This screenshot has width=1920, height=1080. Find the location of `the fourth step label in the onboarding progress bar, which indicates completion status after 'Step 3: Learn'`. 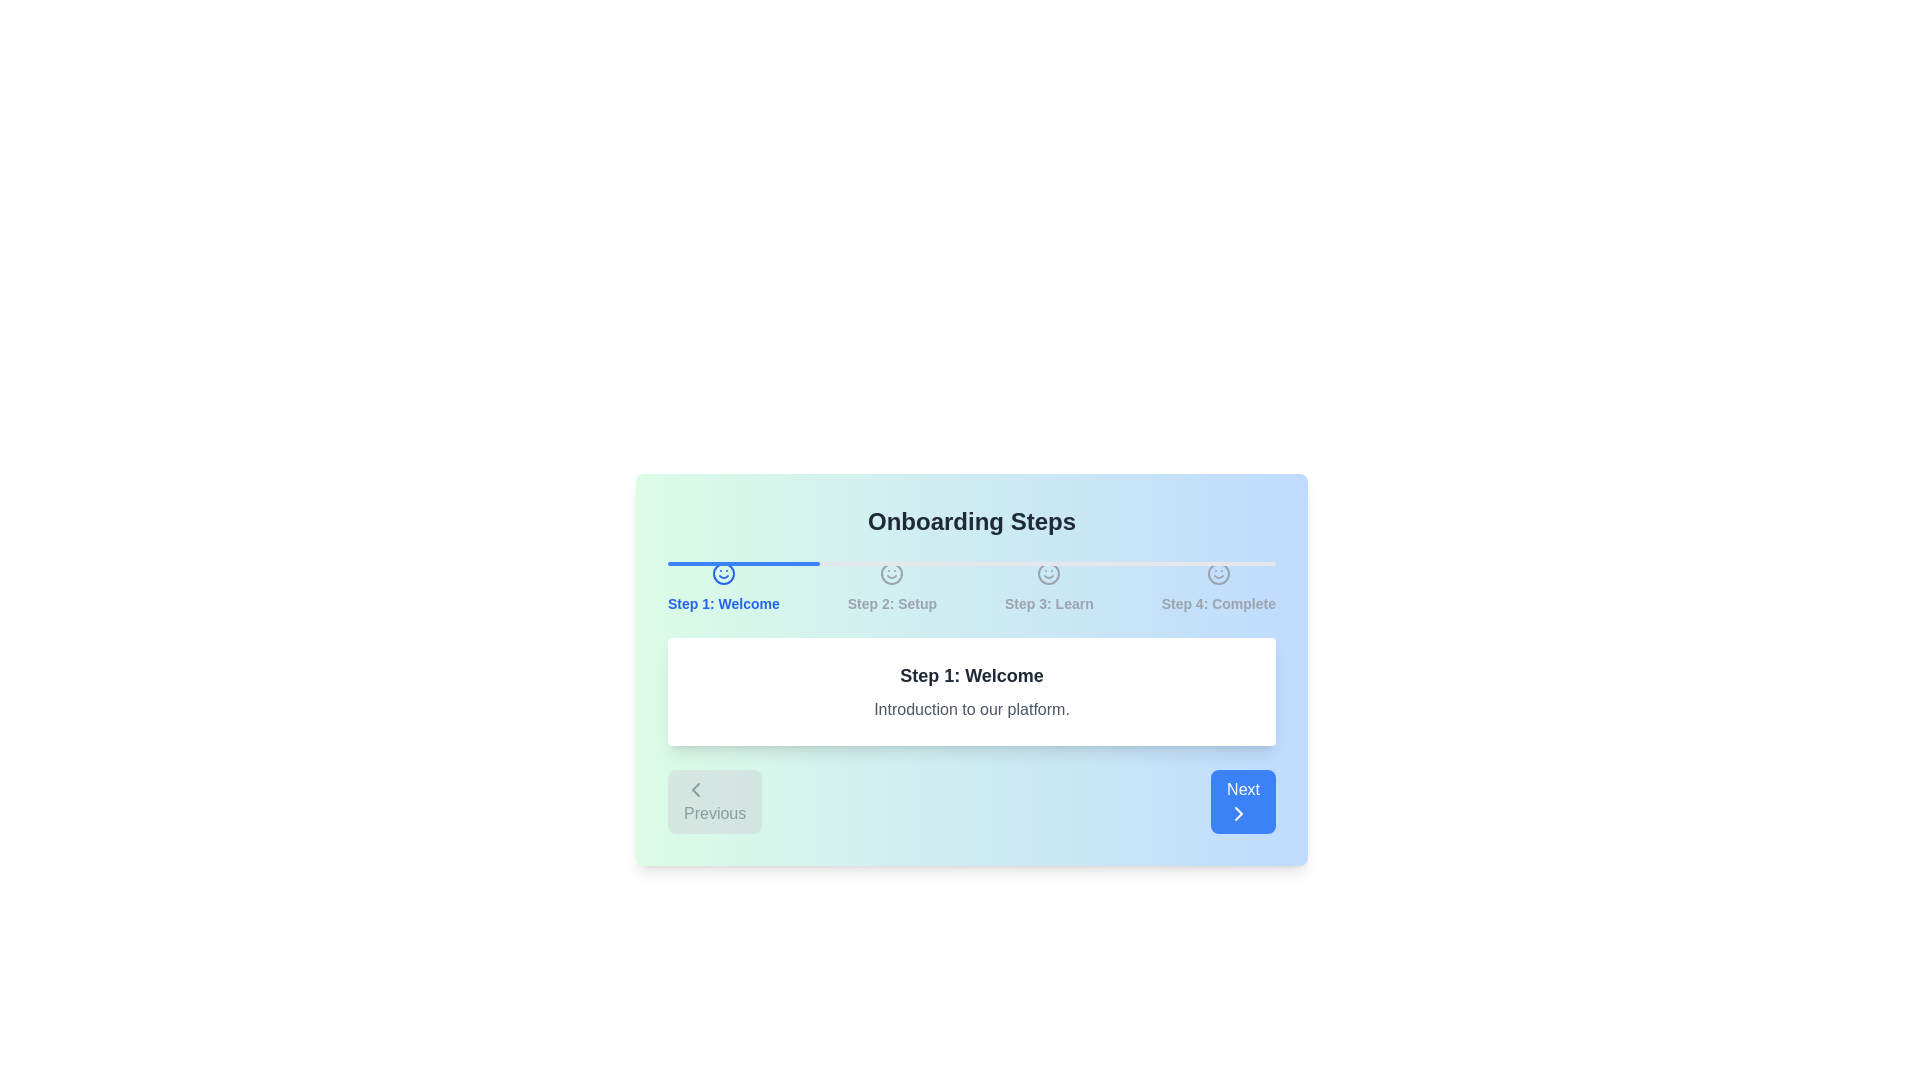

the fourth step label in the onboarding progress bar, which indicates completion status after 'Step 3: Learn' is located at coordinates (1217, 603).